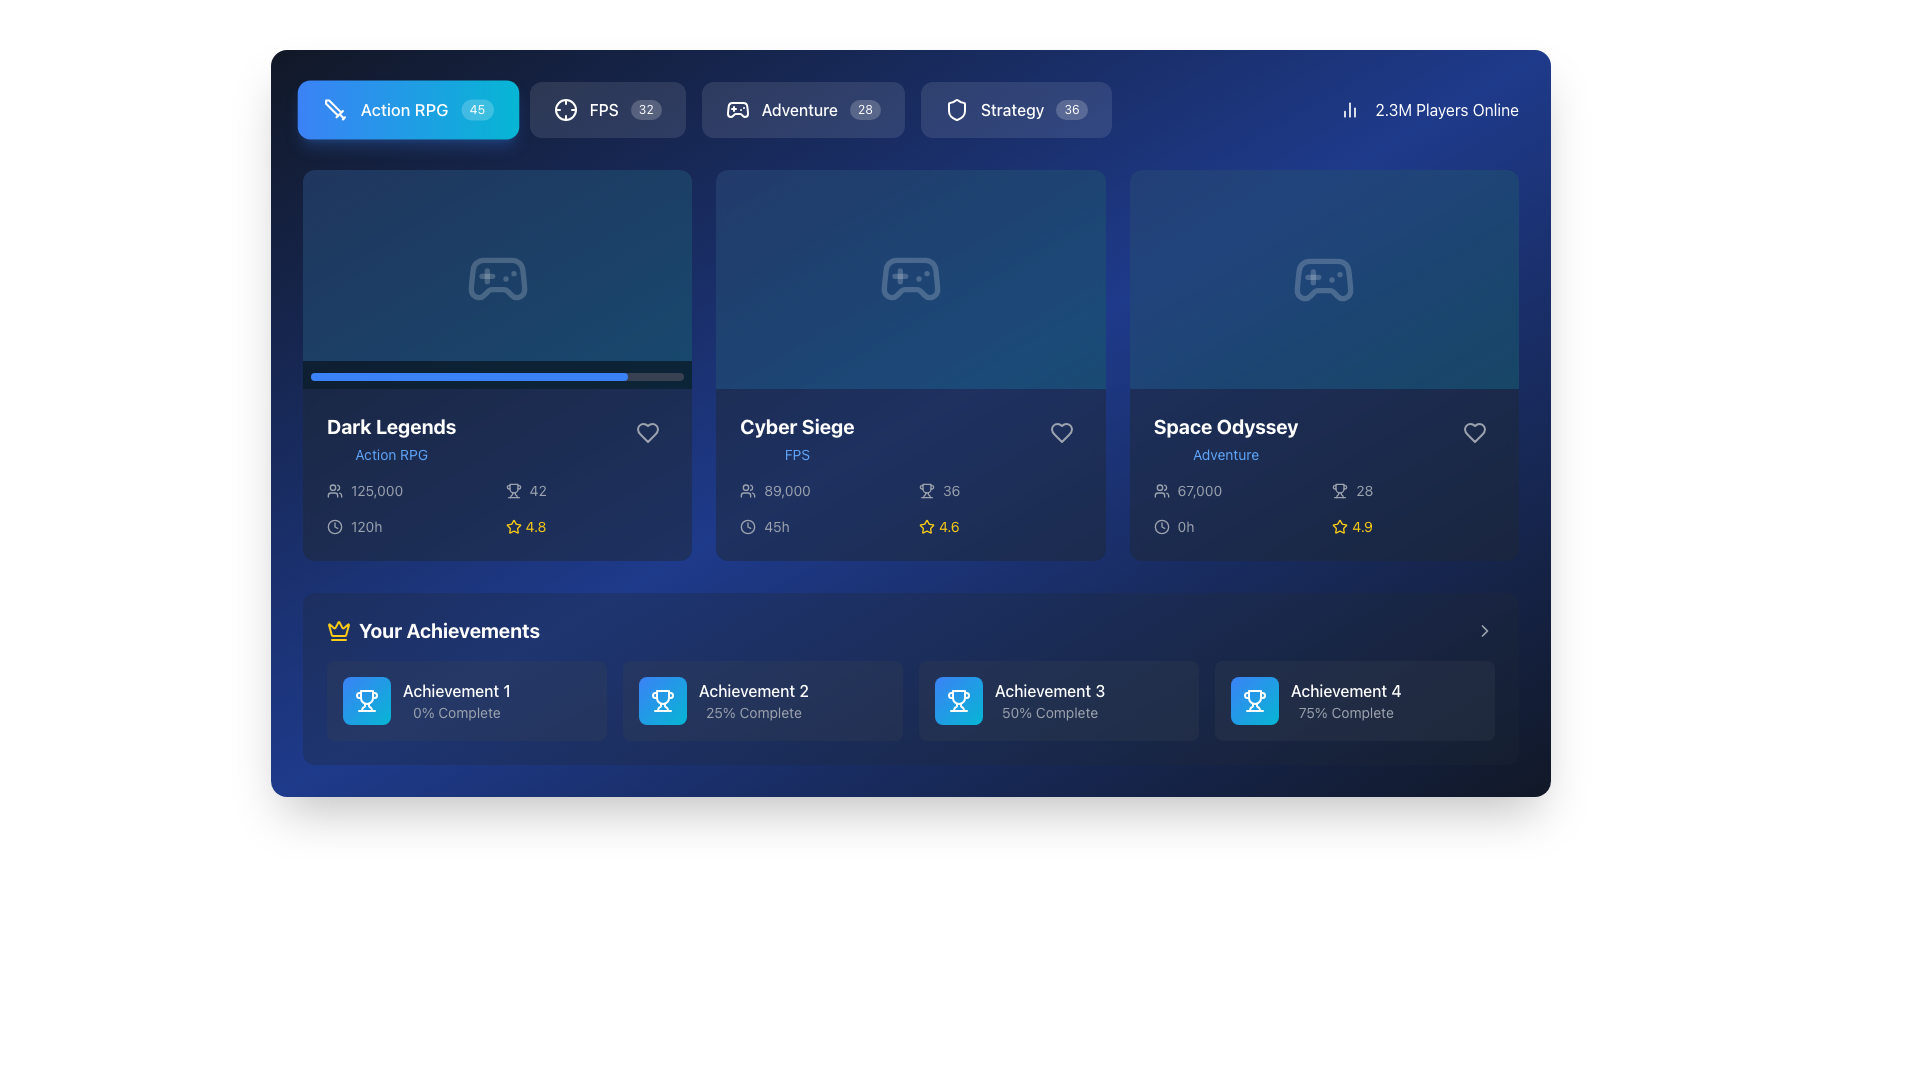 This screenshot has width=1920, height=1080. I want to click on static text label that displays 'Achievement 3' located in the top part of the third card in the 'Your Achievements' section, so click(1049, 689).